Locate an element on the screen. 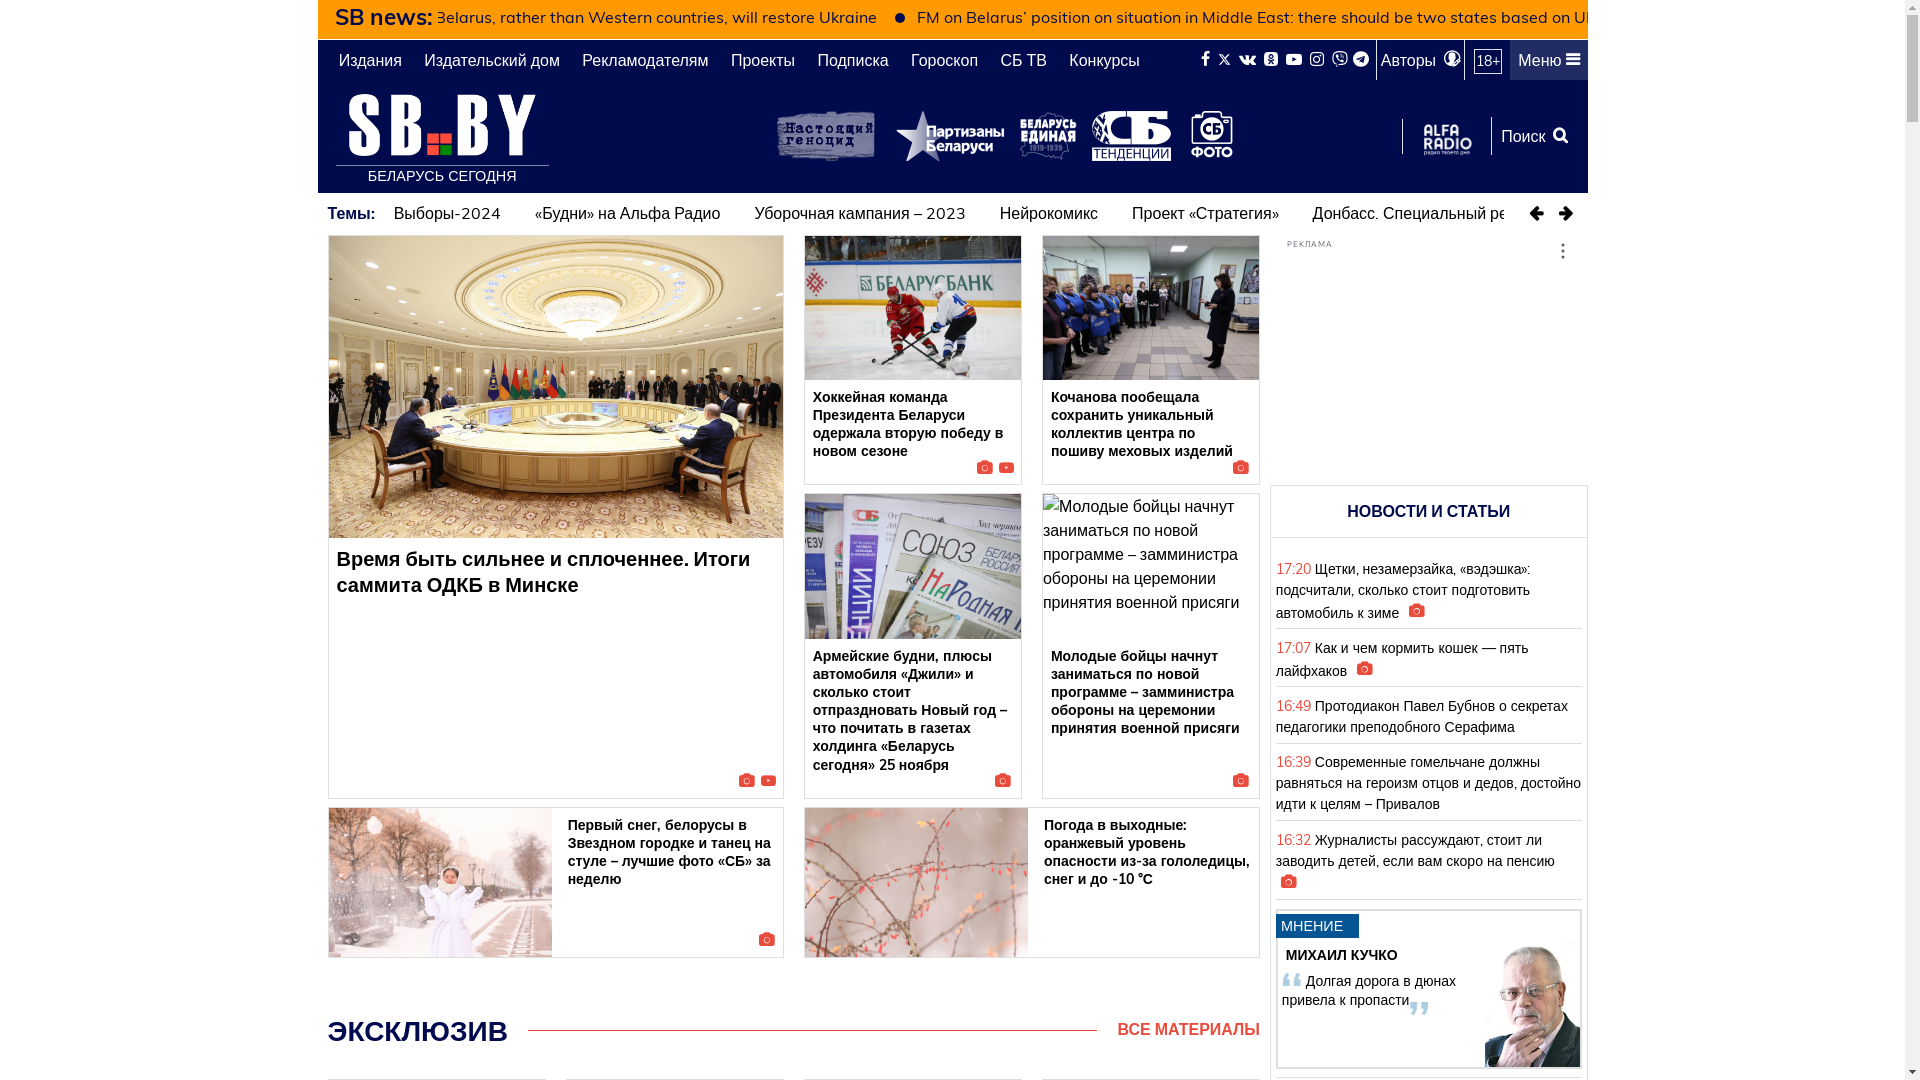 Image resolution: width=1920 pixels, height=1080 pixels. 'SB news:' is located at coordinates (383, 16).